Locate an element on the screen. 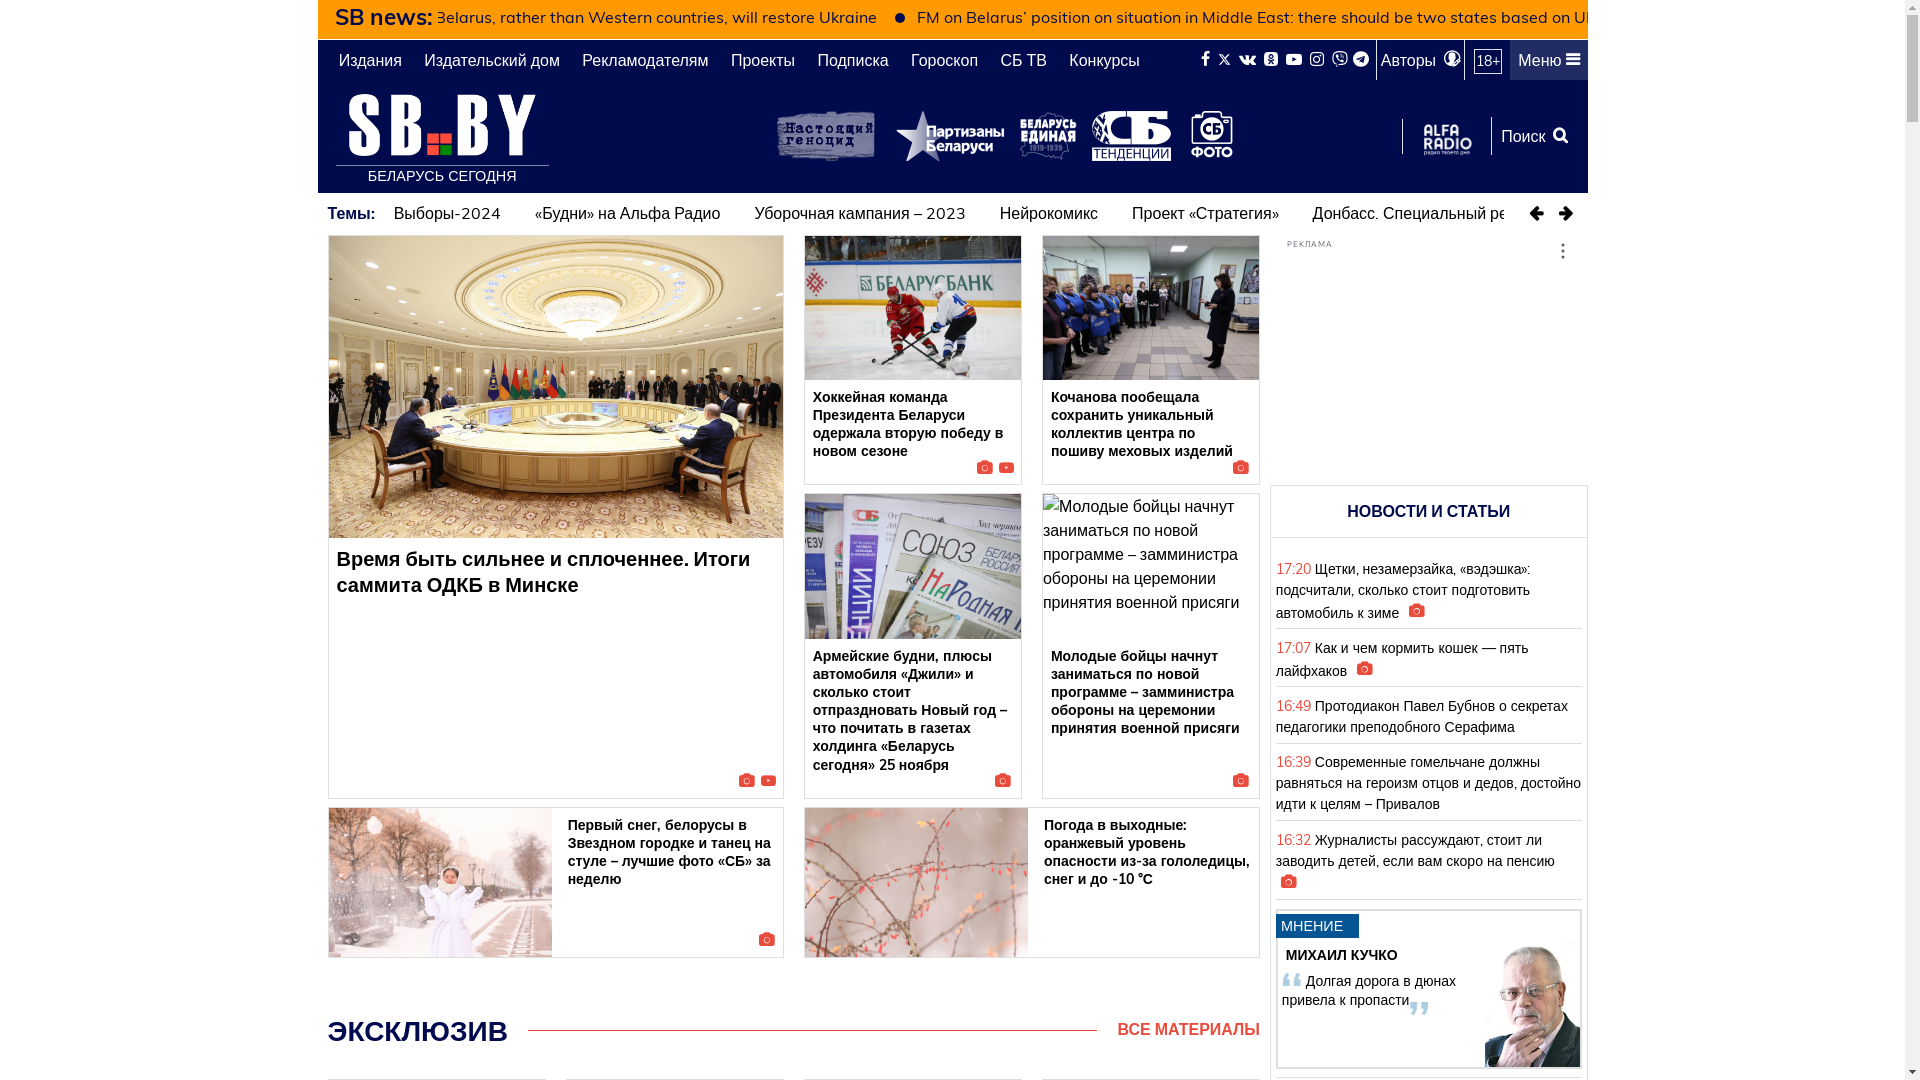 Image resolution: width=1920 pixels, height=1080 pixels. 'SB news:' is located at coordinates (383, 16).